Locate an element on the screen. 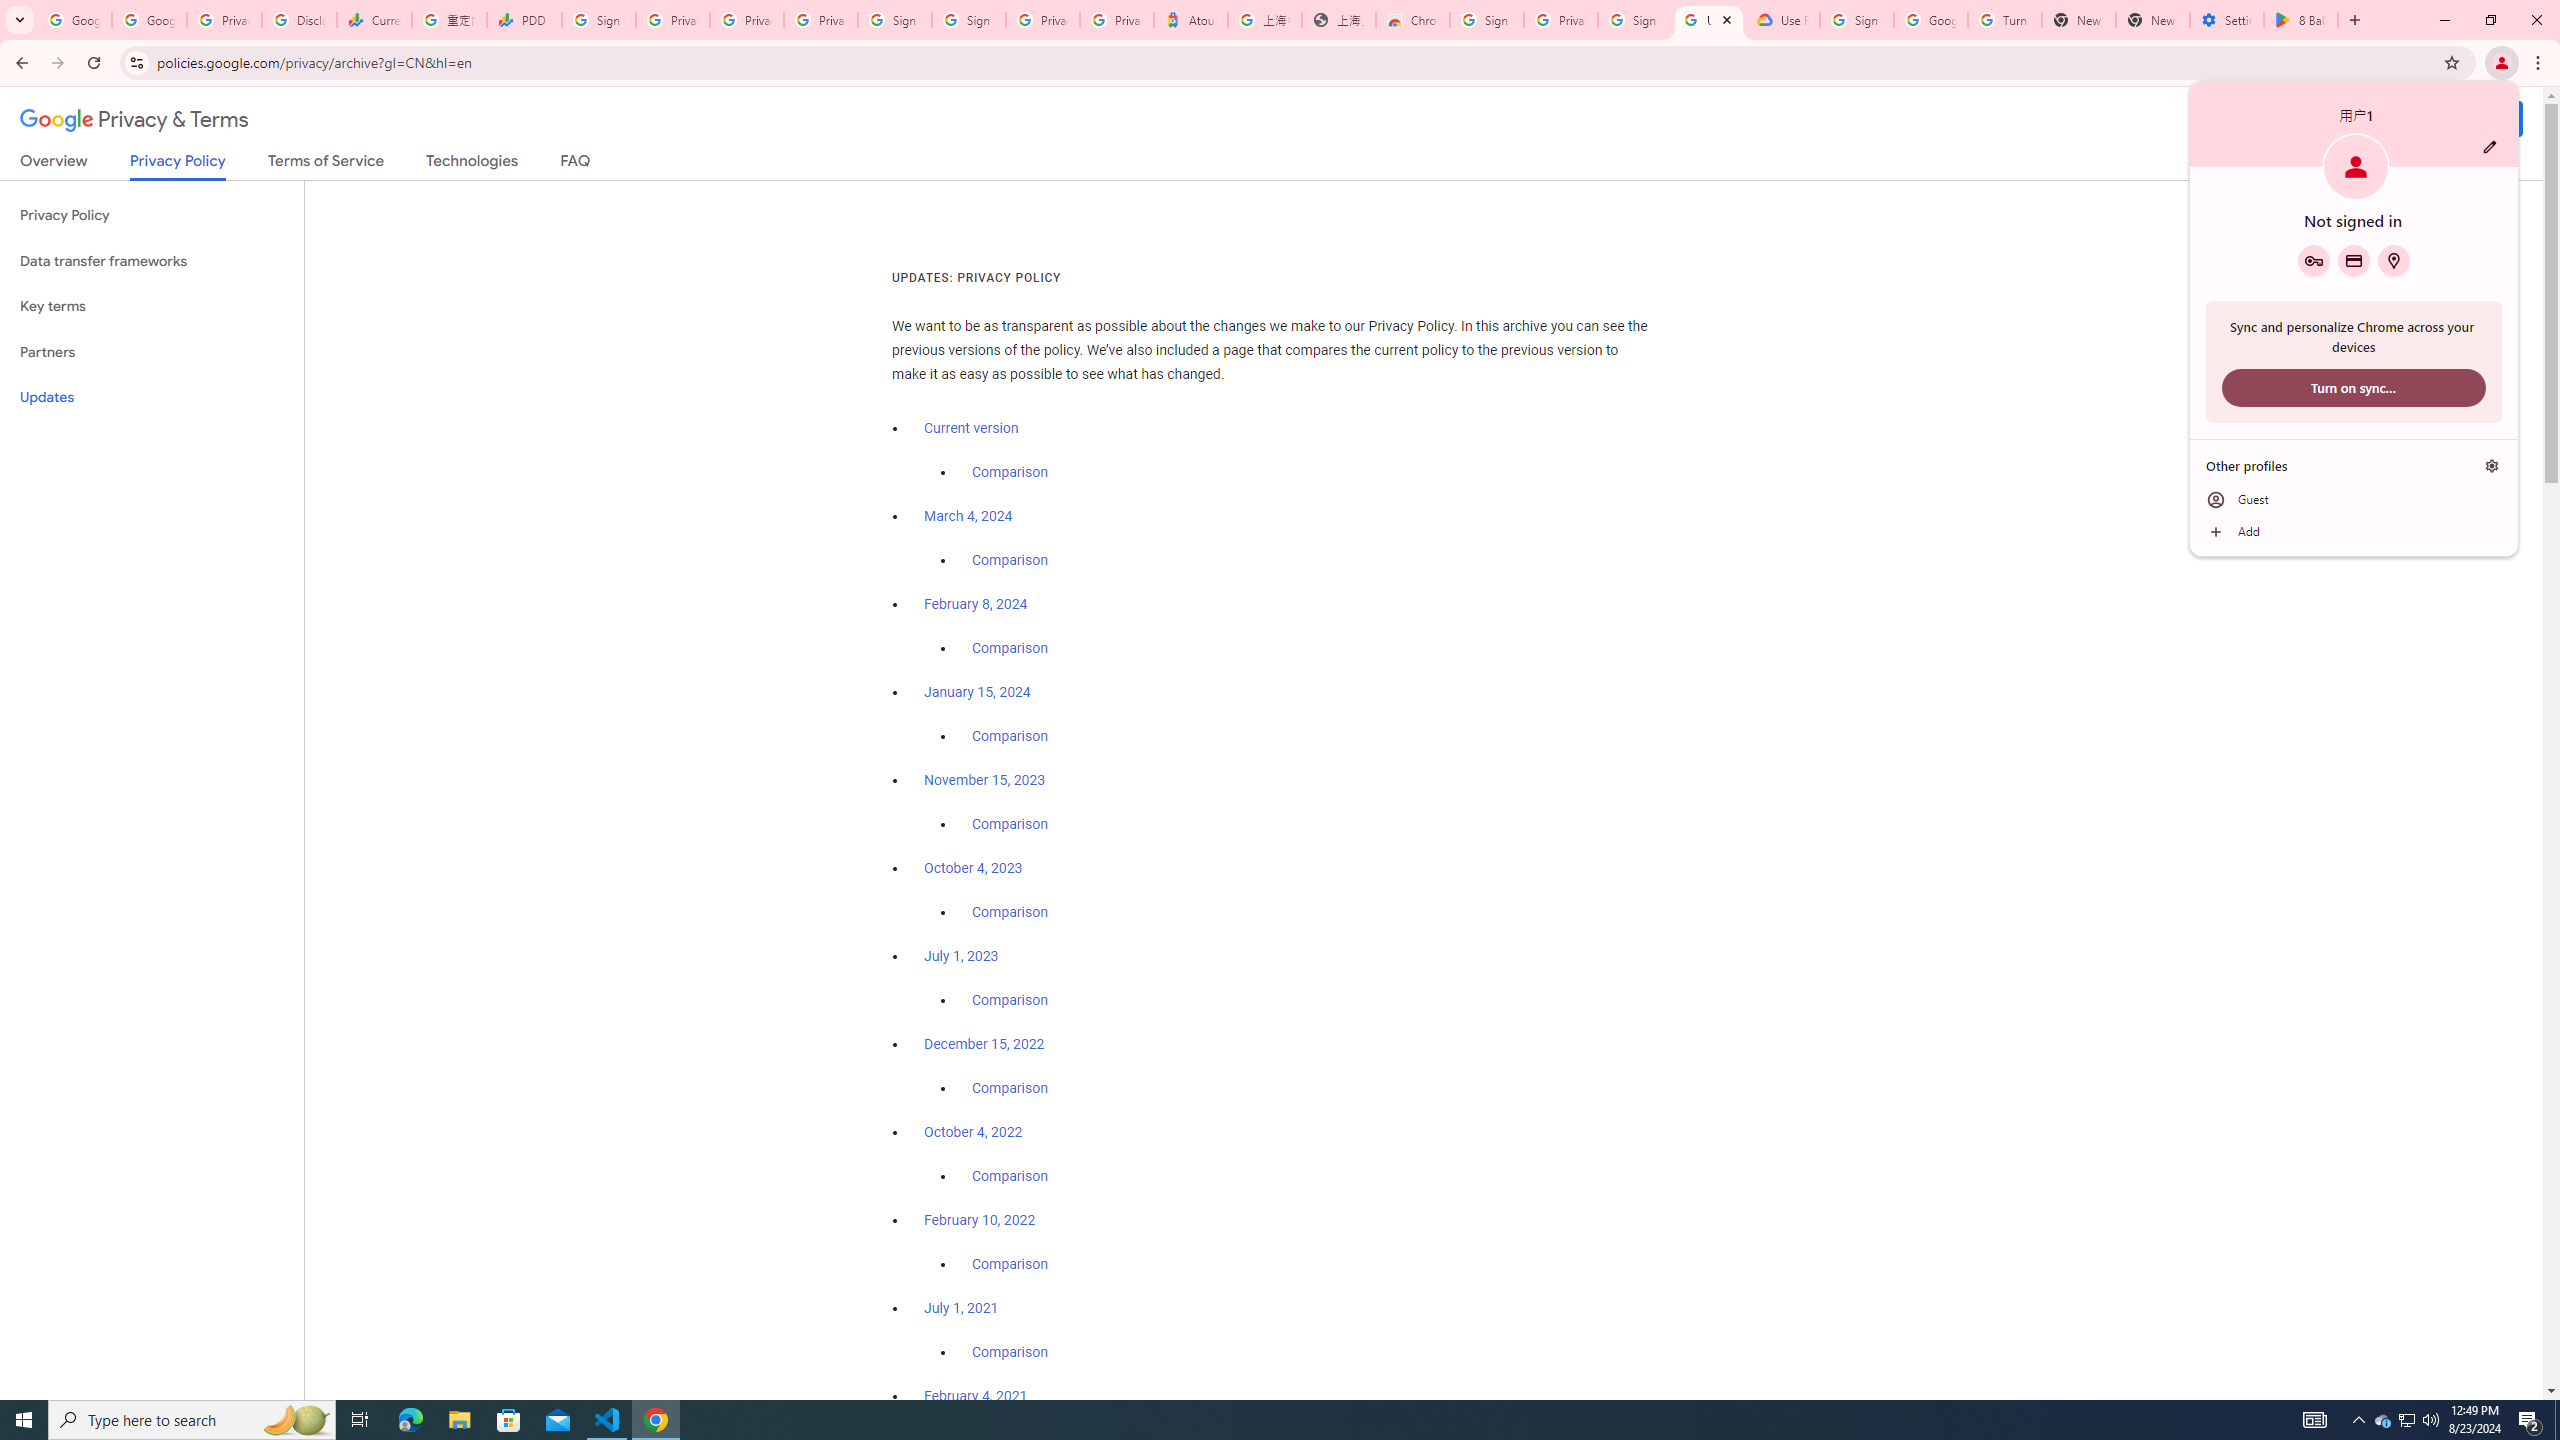  'Visual Studio Code - 1 running window' is located at coordinates (607, 1418).